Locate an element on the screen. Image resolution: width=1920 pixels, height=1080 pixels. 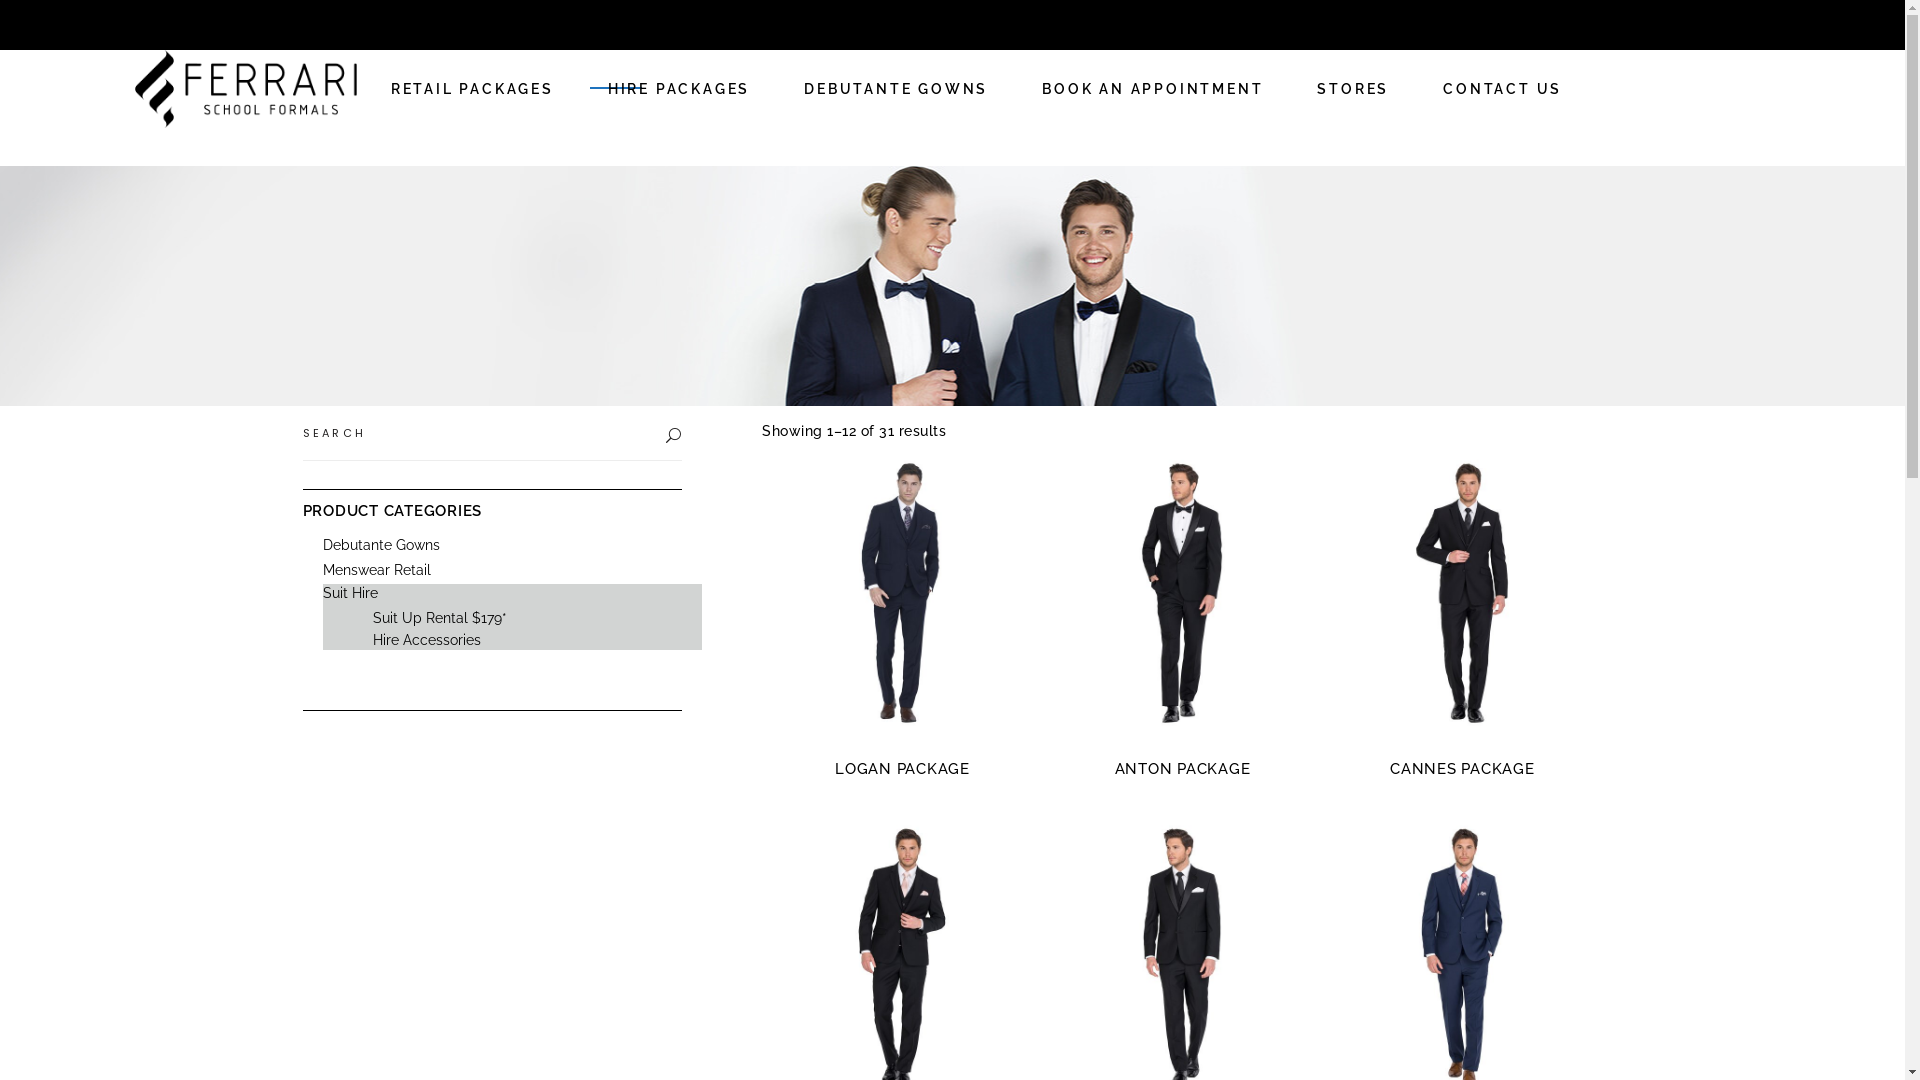
'CONTACT US' is located at coordinates (1502, 87).